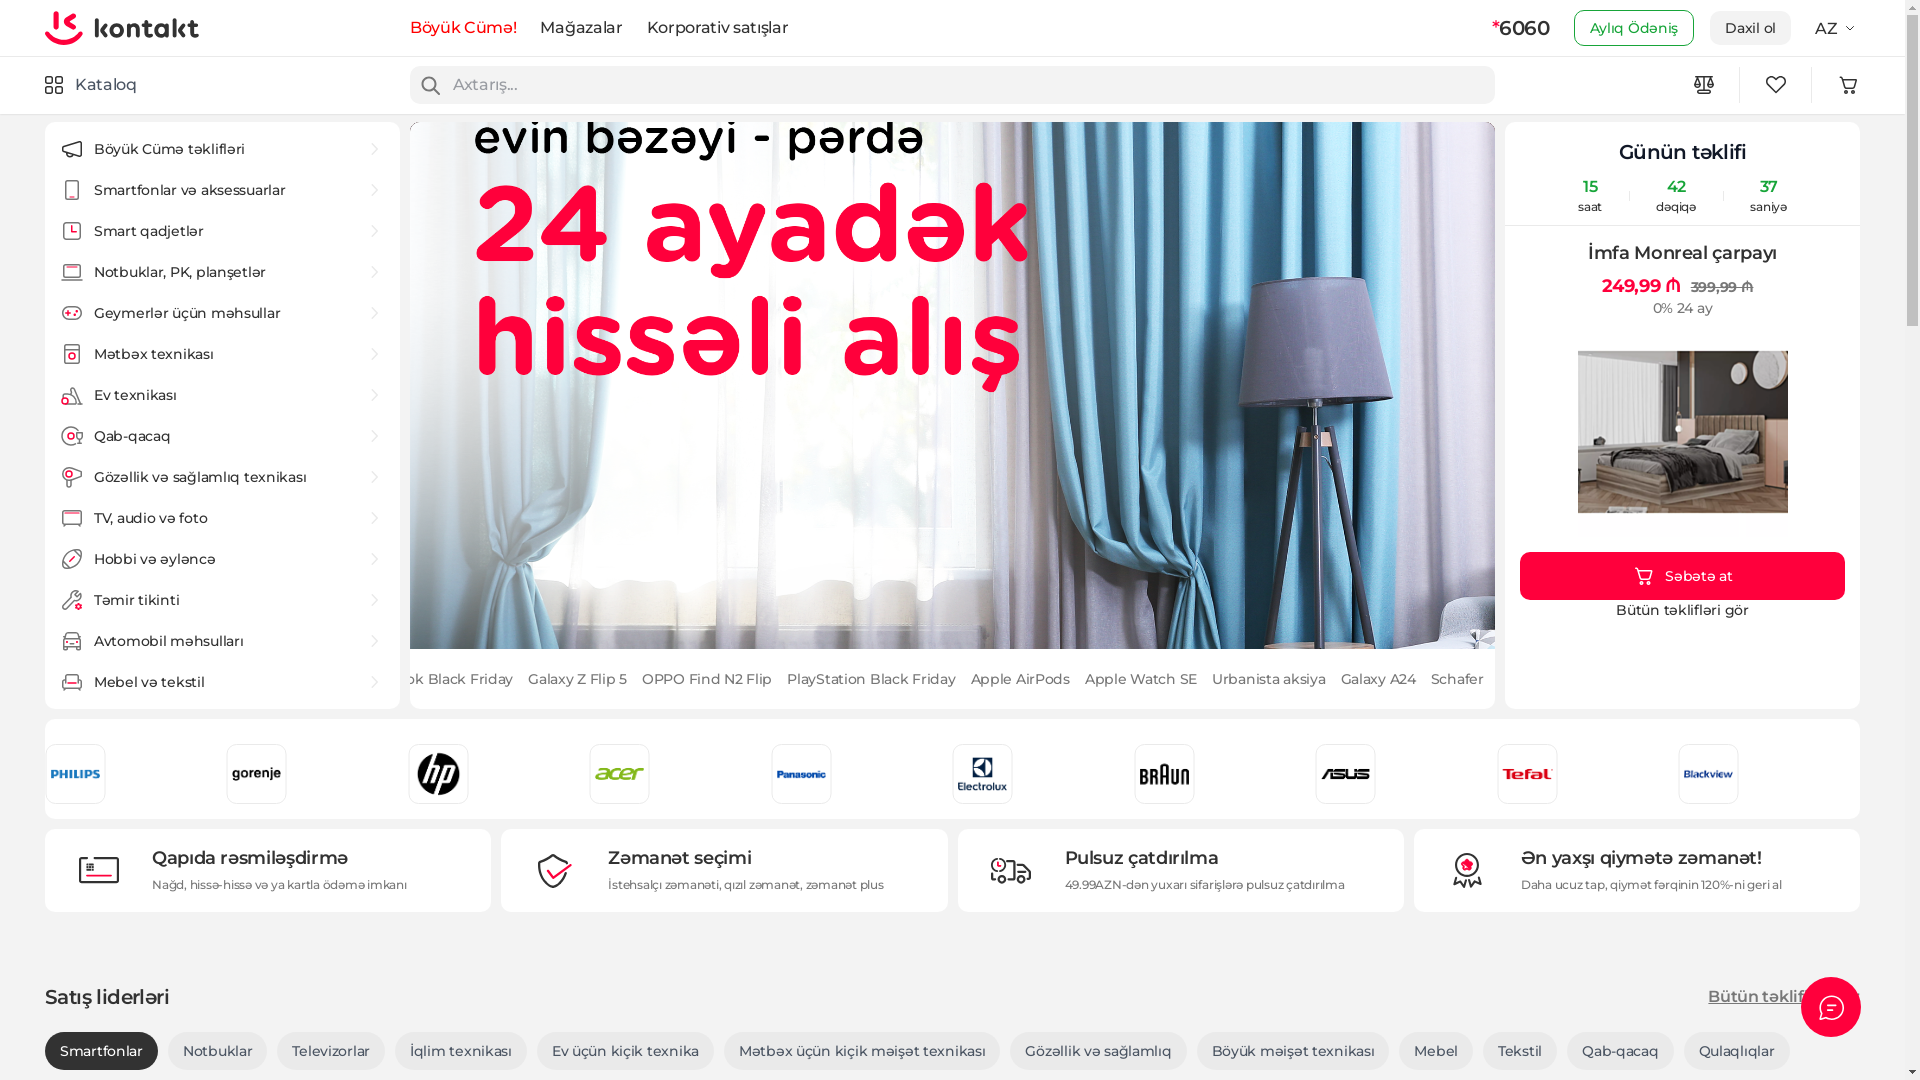  Describe the element at coordinates (222, 434) in the screenshot. I see `'Qab-qacaq'` at that location.